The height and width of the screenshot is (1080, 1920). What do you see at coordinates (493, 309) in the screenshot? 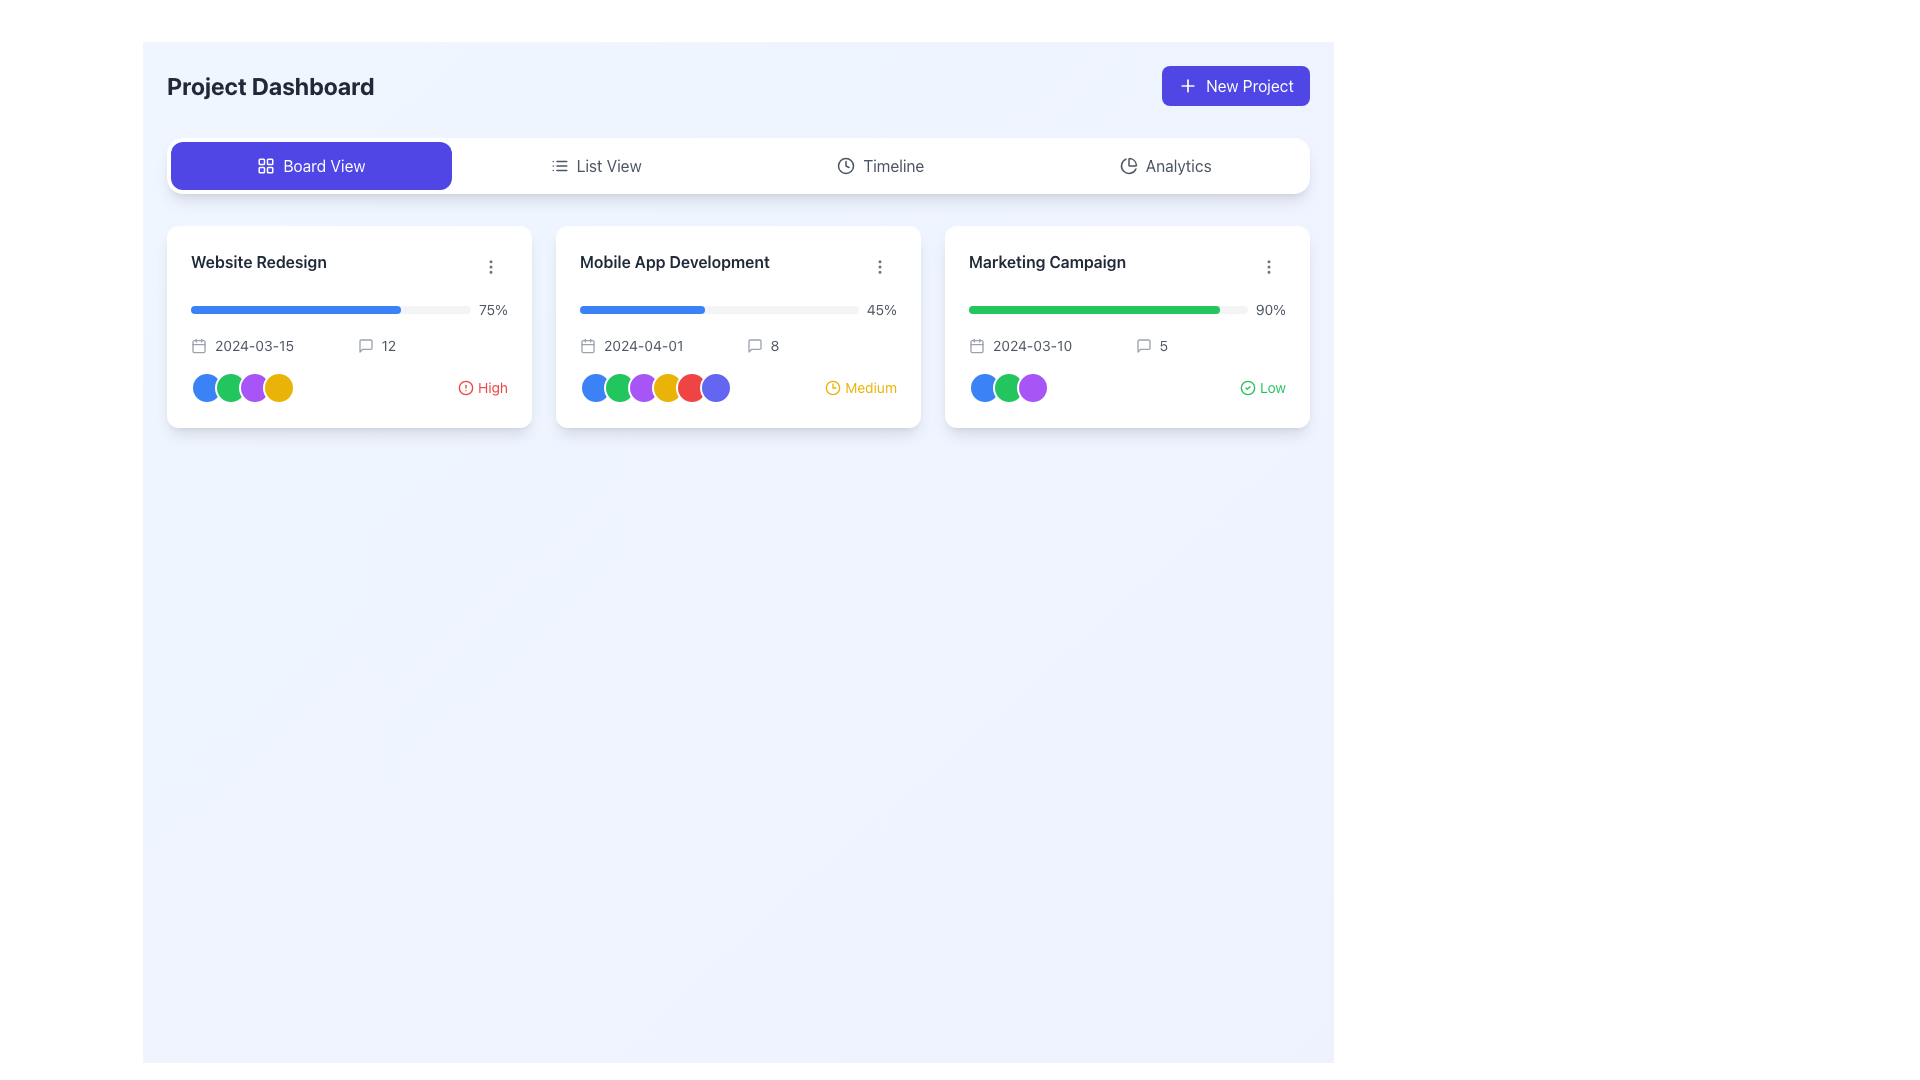
I see `the text label displaying '75%' located at the top-right corner of the progress bar for the 'Website Redesign' card in the board view layout` at bounding box center [493, 309].